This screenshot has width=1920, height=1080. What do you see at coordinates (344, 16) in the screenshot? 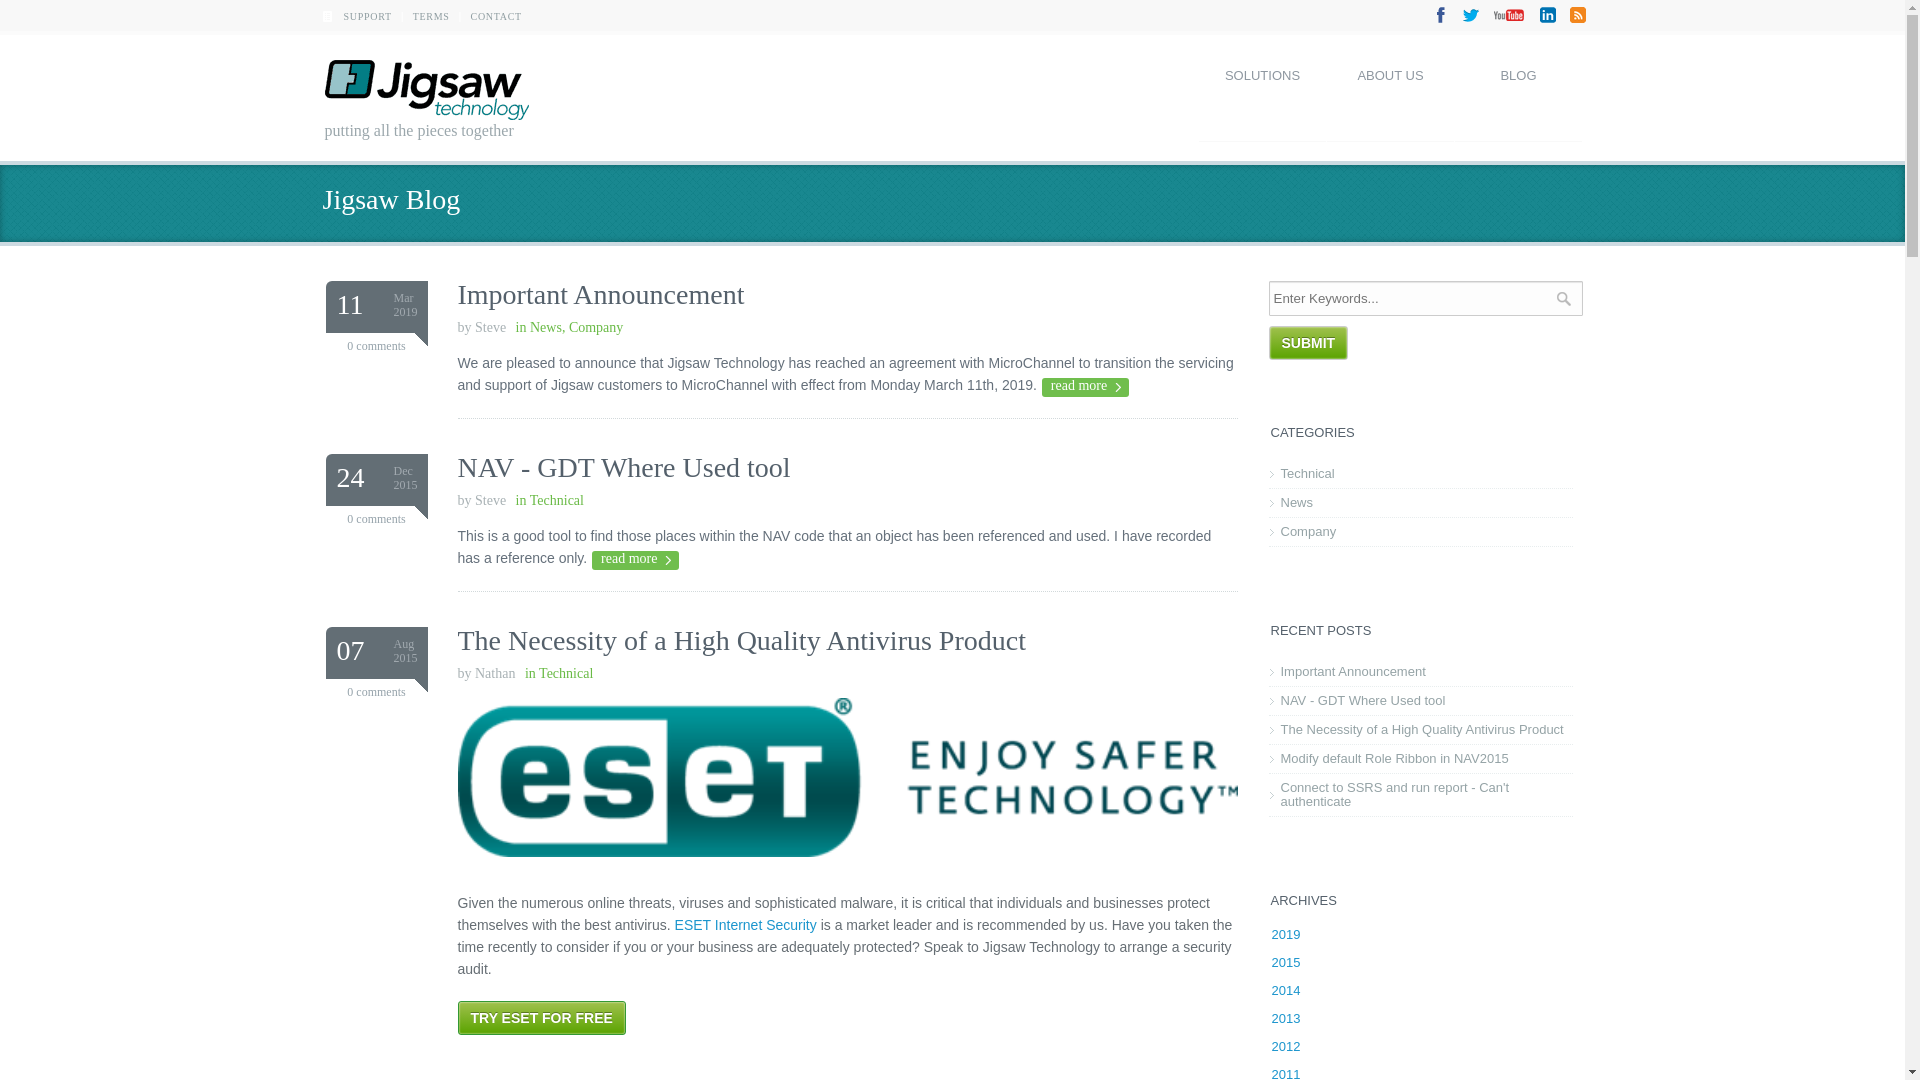
I see `'SUPPORT'` at bounding box center [344, 16].